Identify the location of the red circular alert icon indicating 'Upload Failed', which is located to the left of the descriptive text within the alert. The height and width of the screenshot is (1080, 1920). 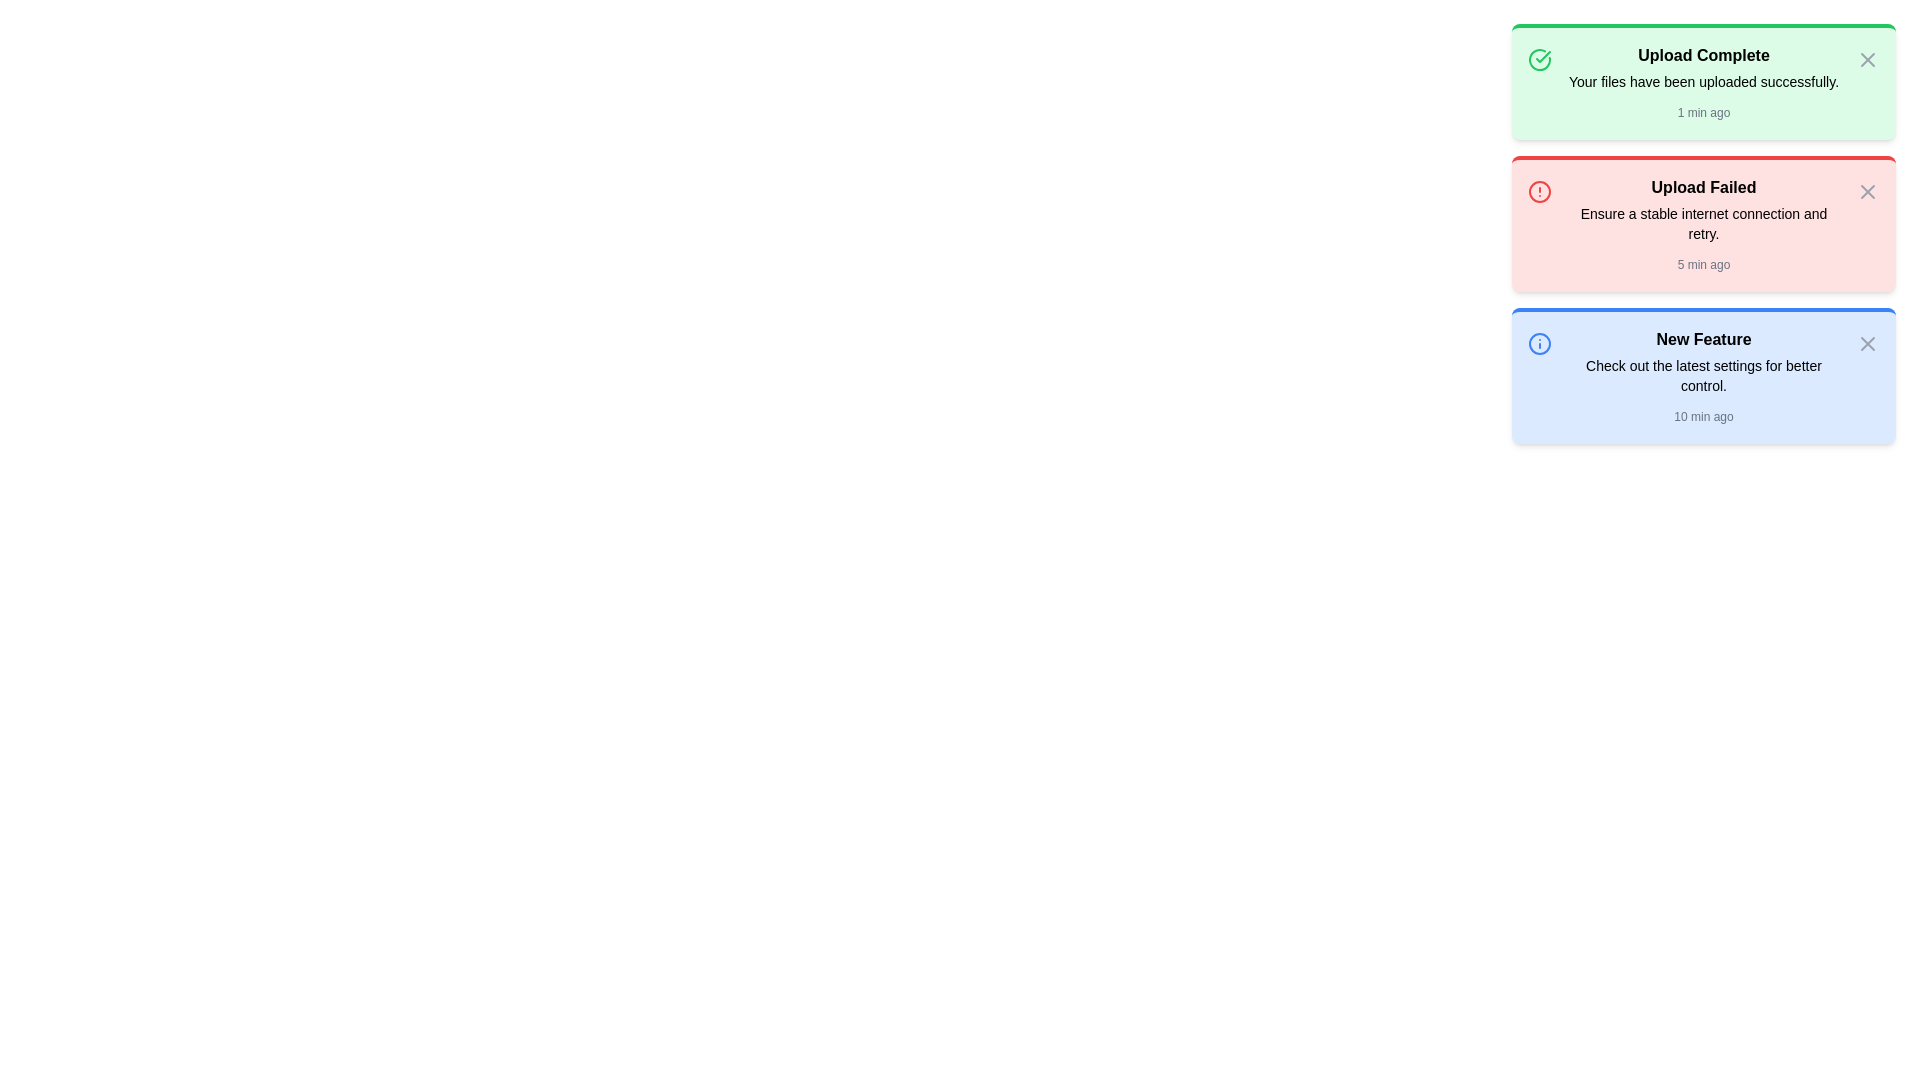
(1539, 192).